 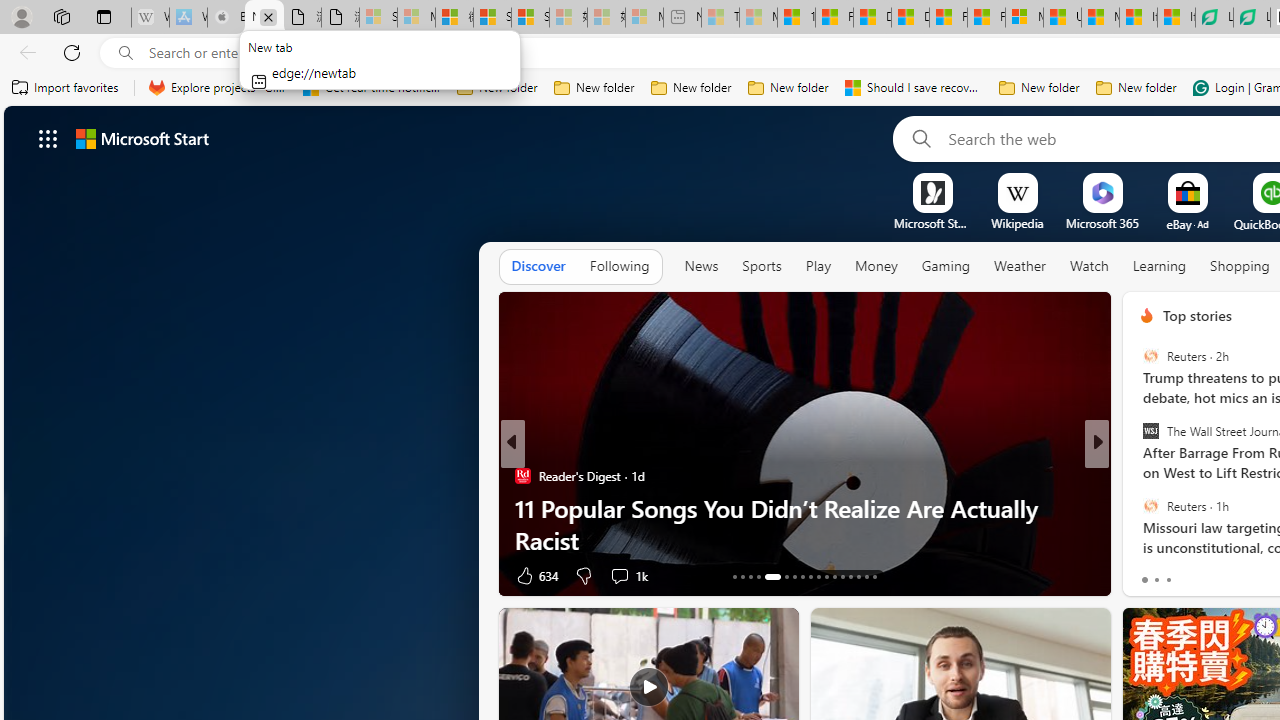 I want to click on 'LendingTree - Compare Lenders', so click(x=1250, y=17).